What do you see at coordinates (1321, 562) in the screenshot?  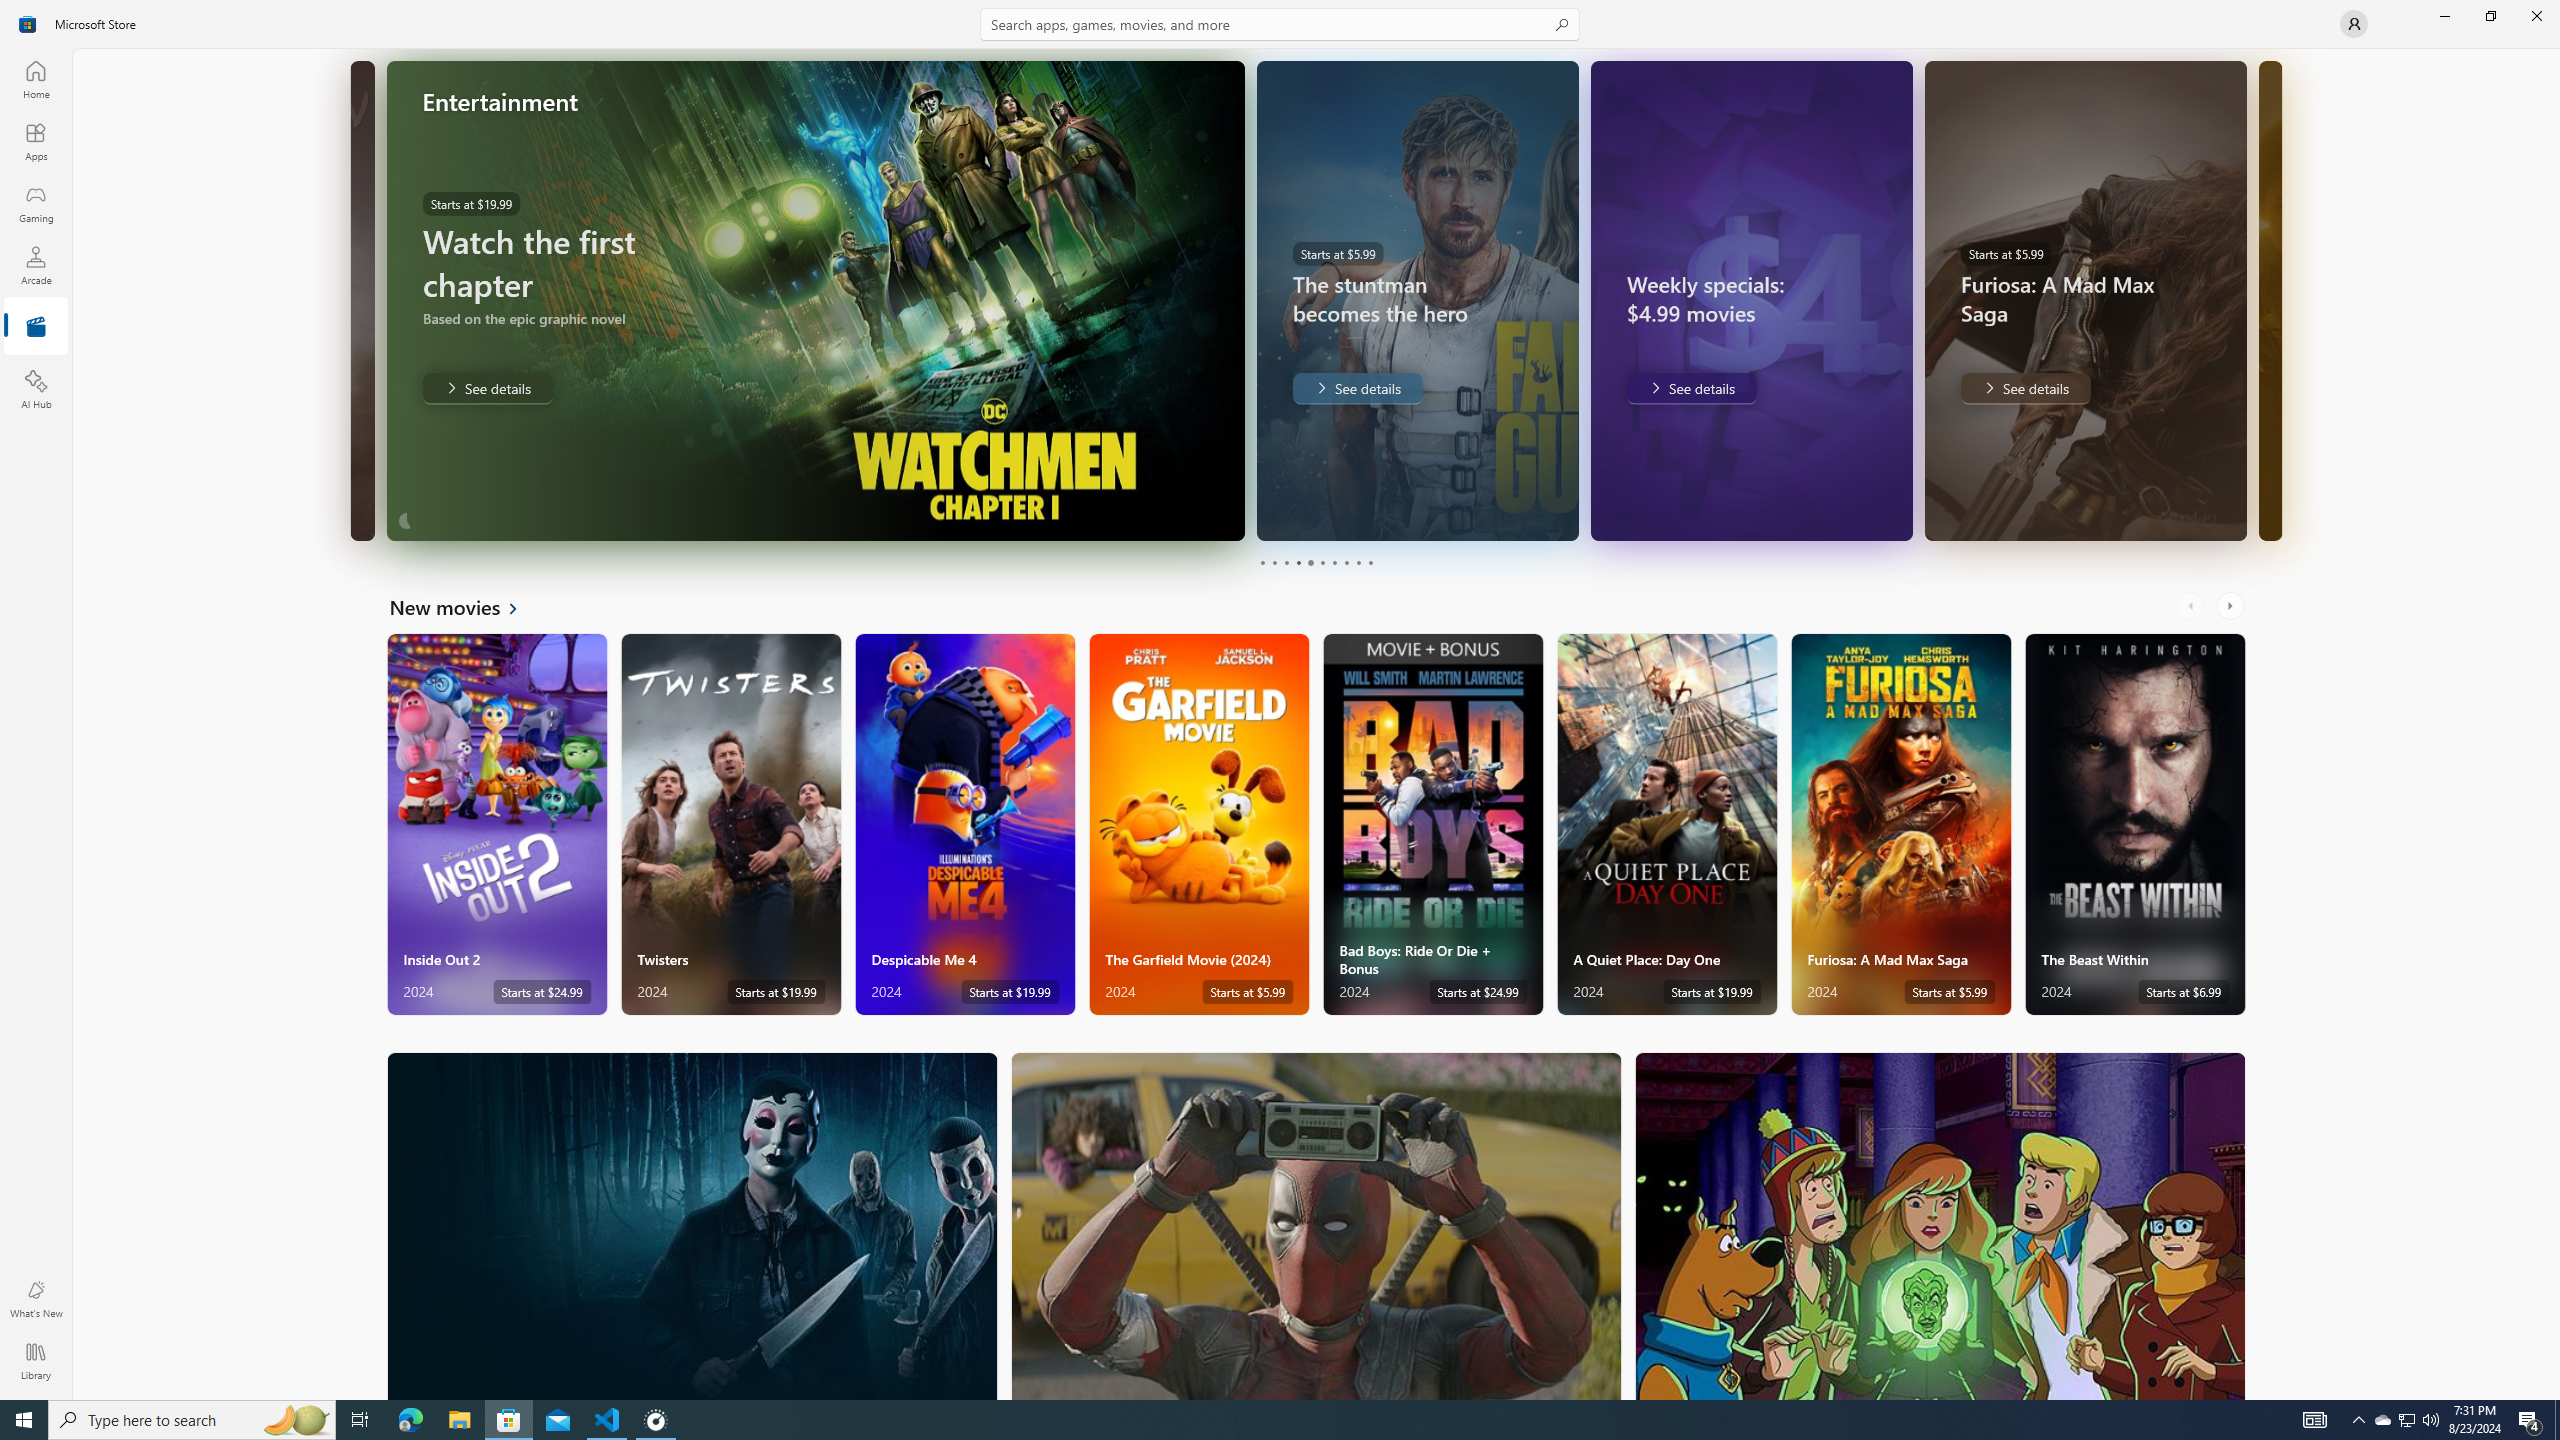 I see `'Page 6'` at bounding box center [1321, 562].